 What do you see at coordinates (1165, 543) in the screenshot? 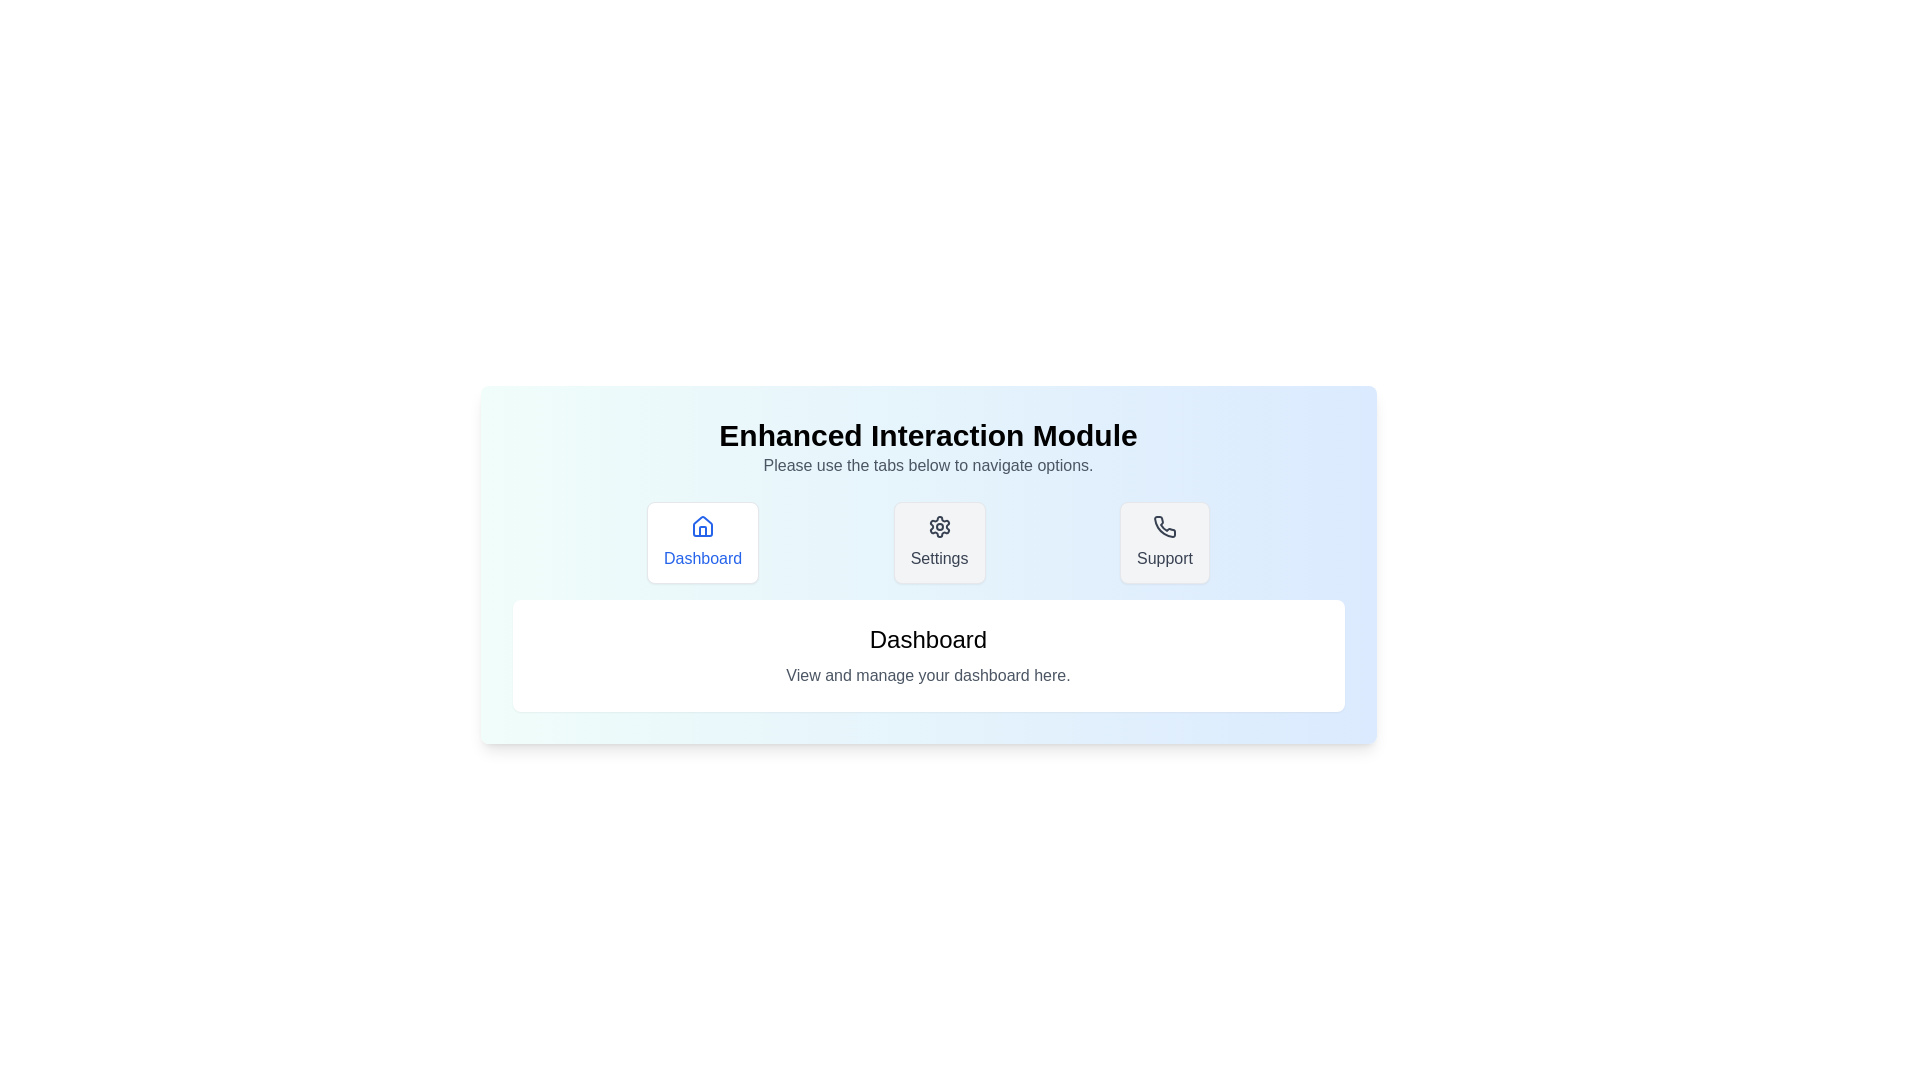
I see `the Support tab to activate it` at bounding box center [1165, 543].